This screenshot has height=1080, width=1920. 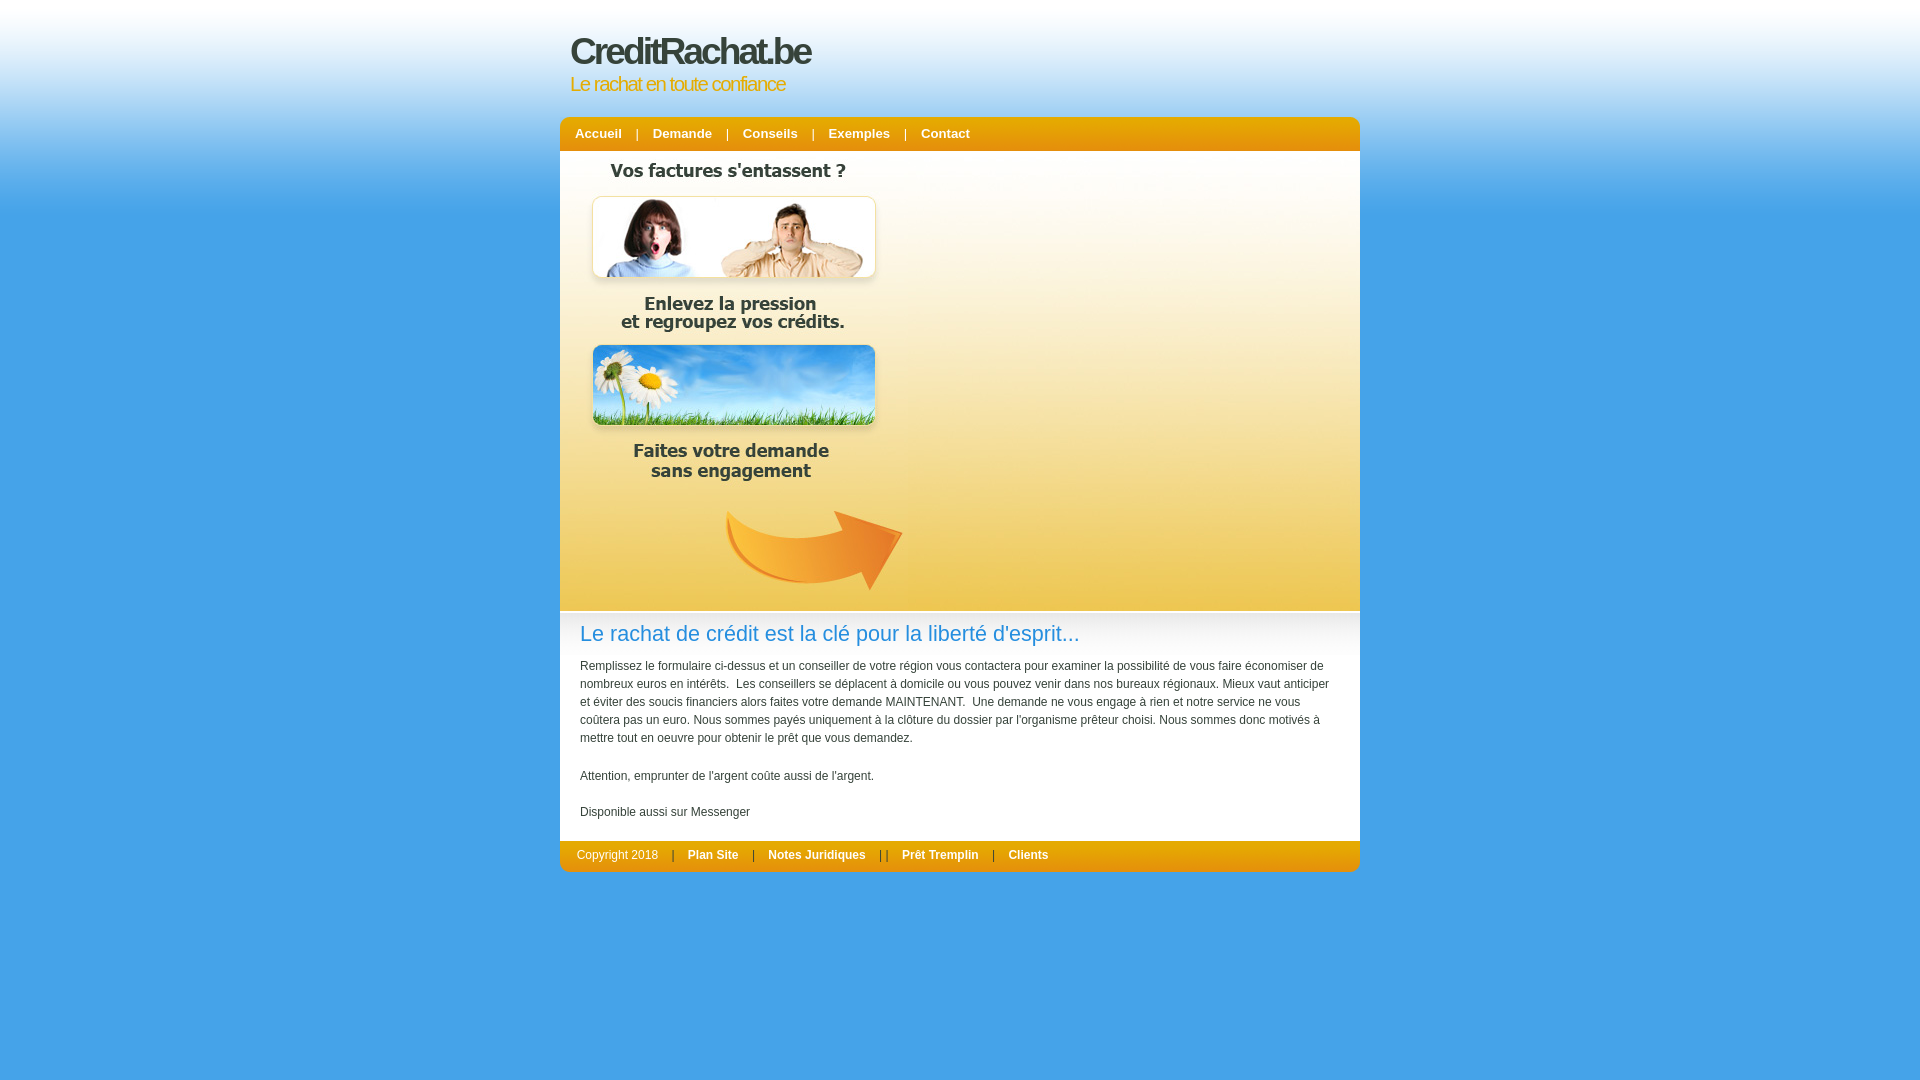 I want to click on 'Clients', so click(x=1027, y=855).